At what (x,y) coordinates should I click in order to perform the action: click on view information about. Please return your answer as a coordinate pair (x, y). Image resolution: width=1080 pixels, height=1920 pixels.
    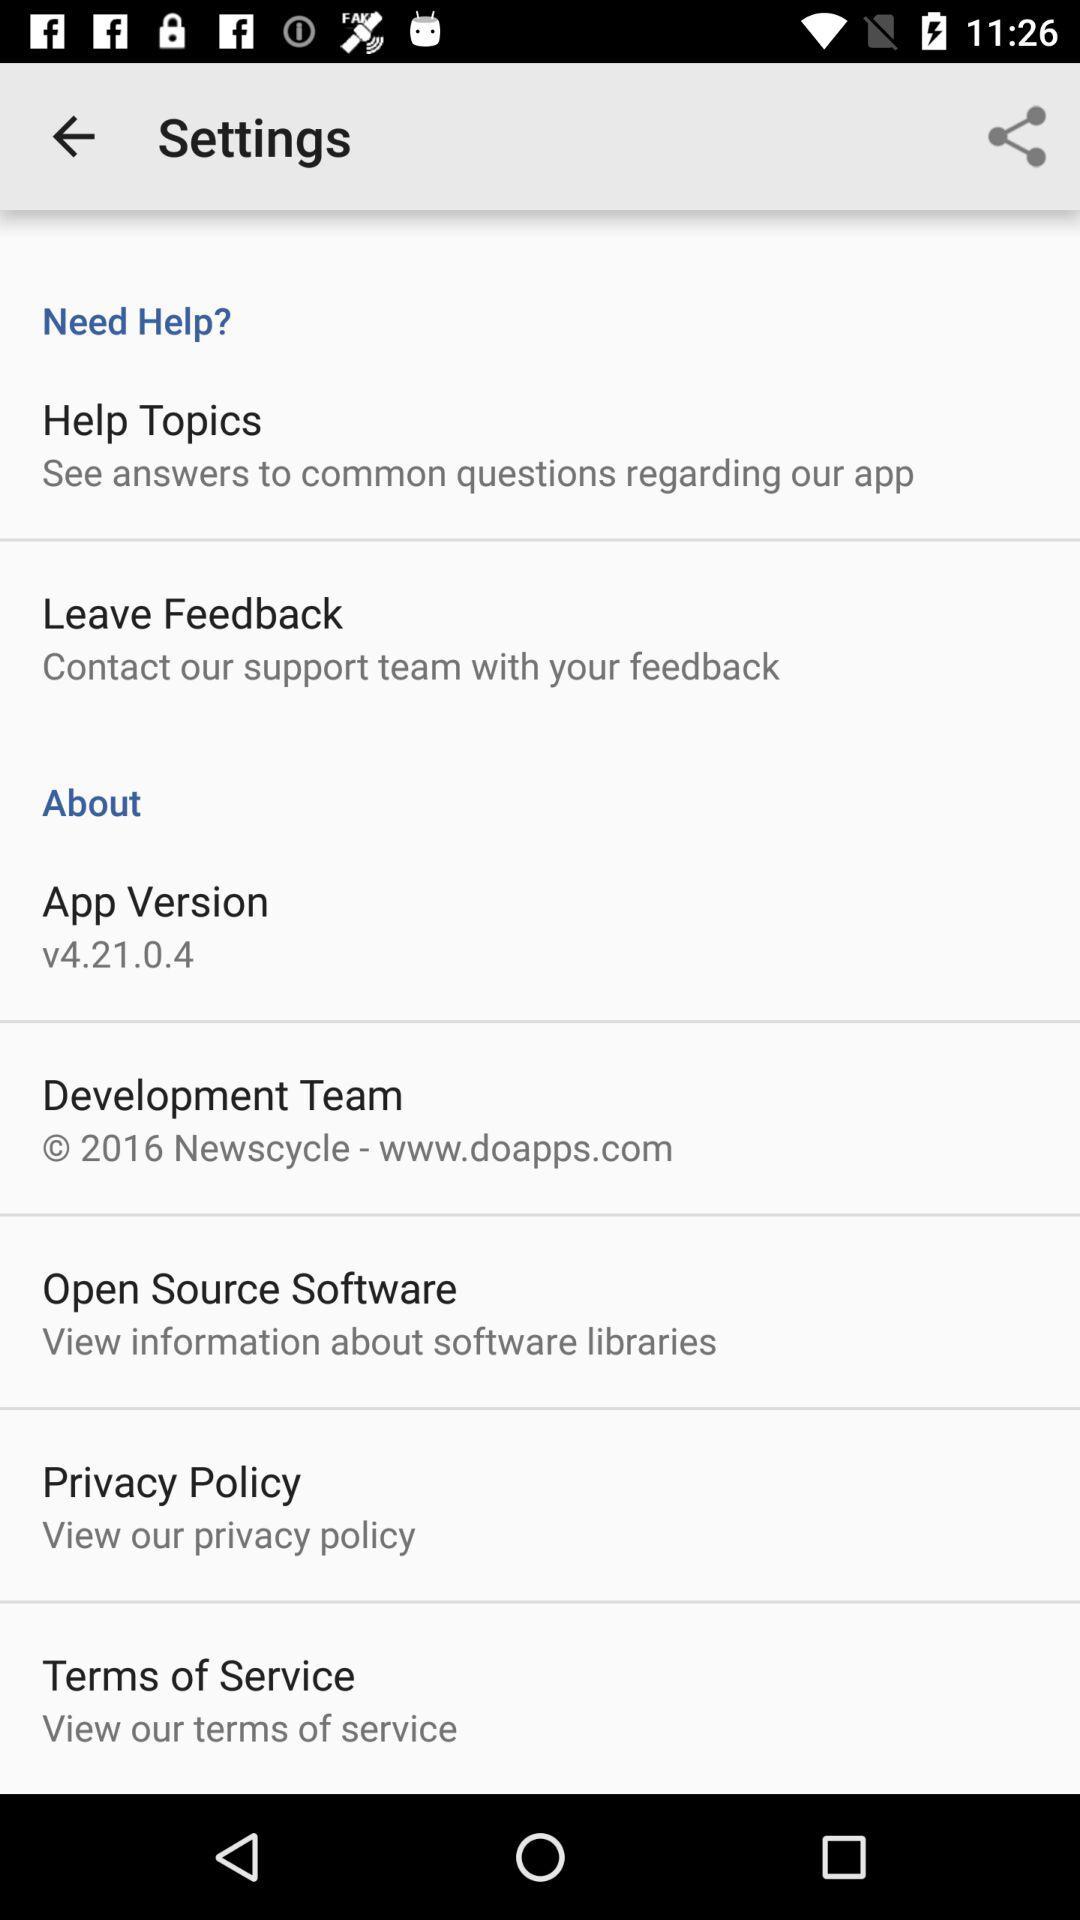
    Looking at the image, I should click on (379, 1340).